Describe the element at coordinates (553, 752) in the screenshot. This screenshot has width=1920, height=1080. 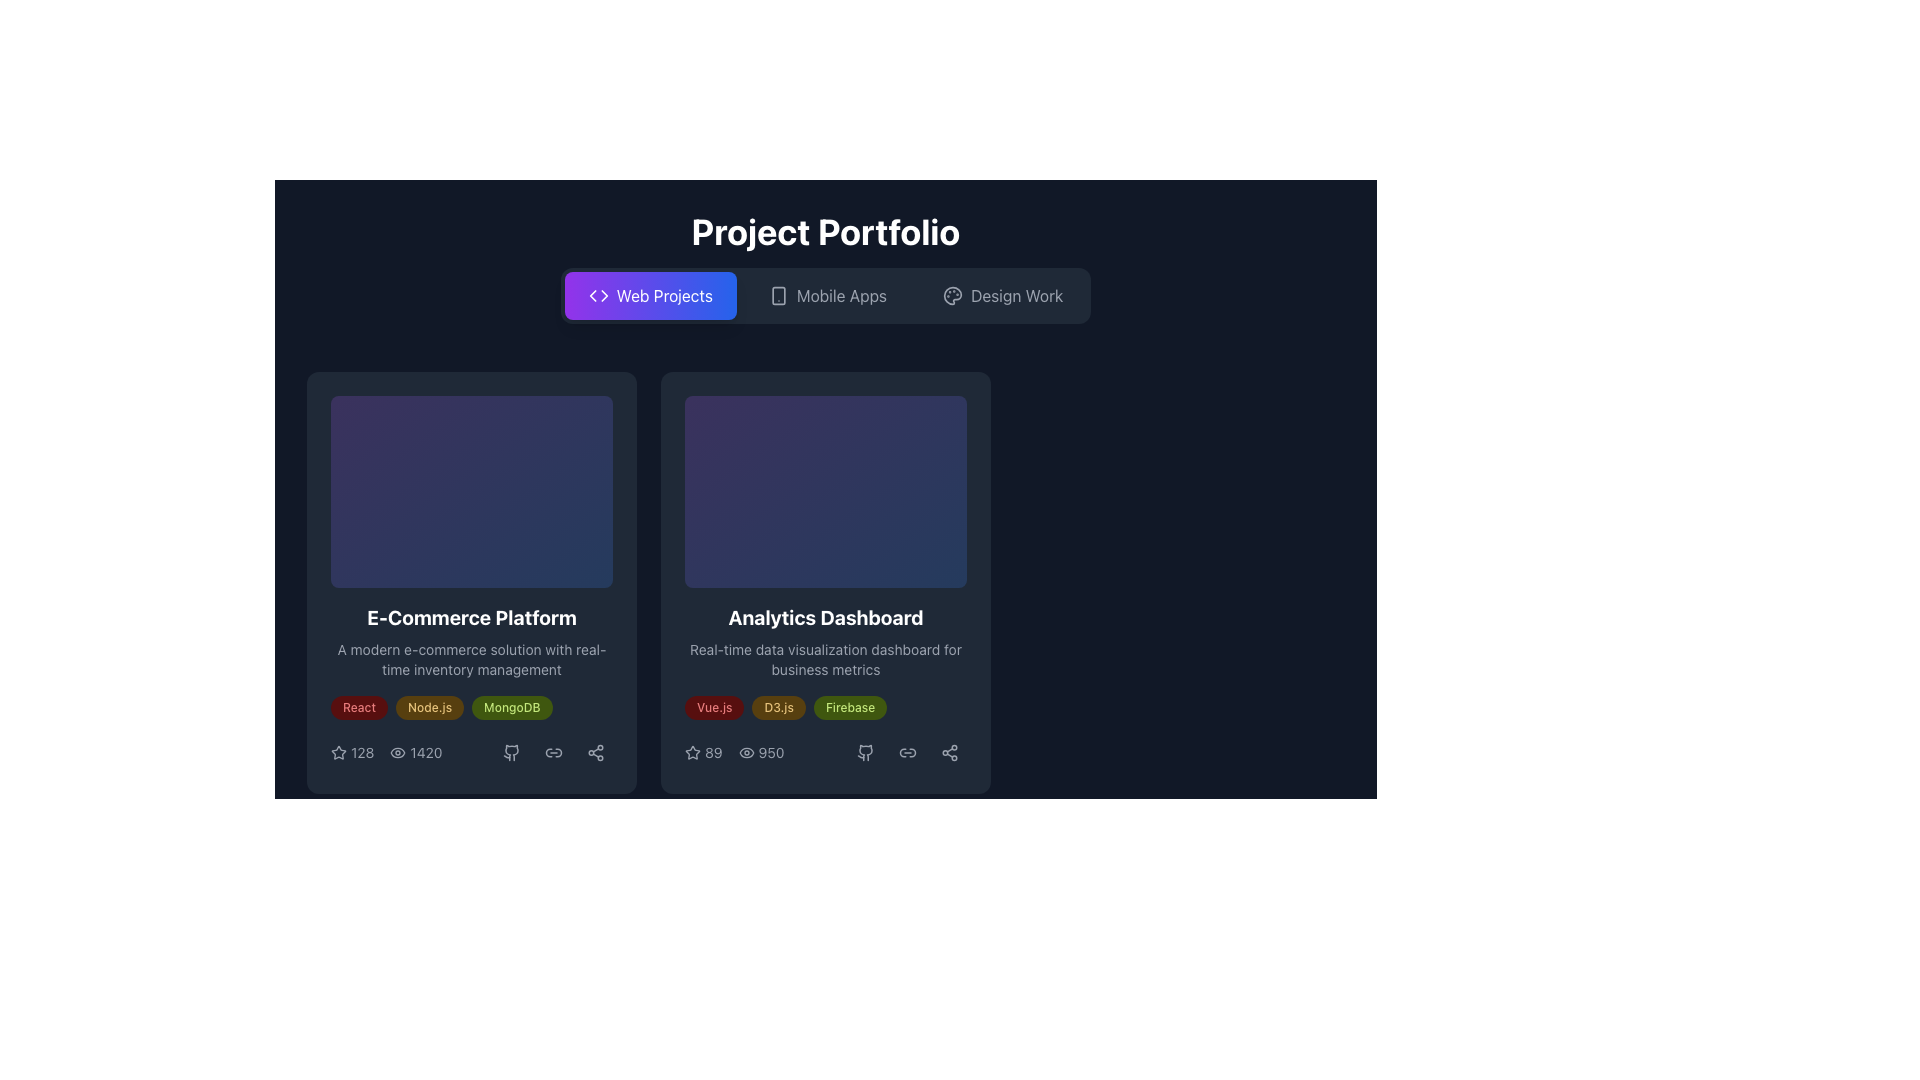
I see `the SVG link icon located in the bottom-right corner of the 'E-Commerce Platform' card` at that location.